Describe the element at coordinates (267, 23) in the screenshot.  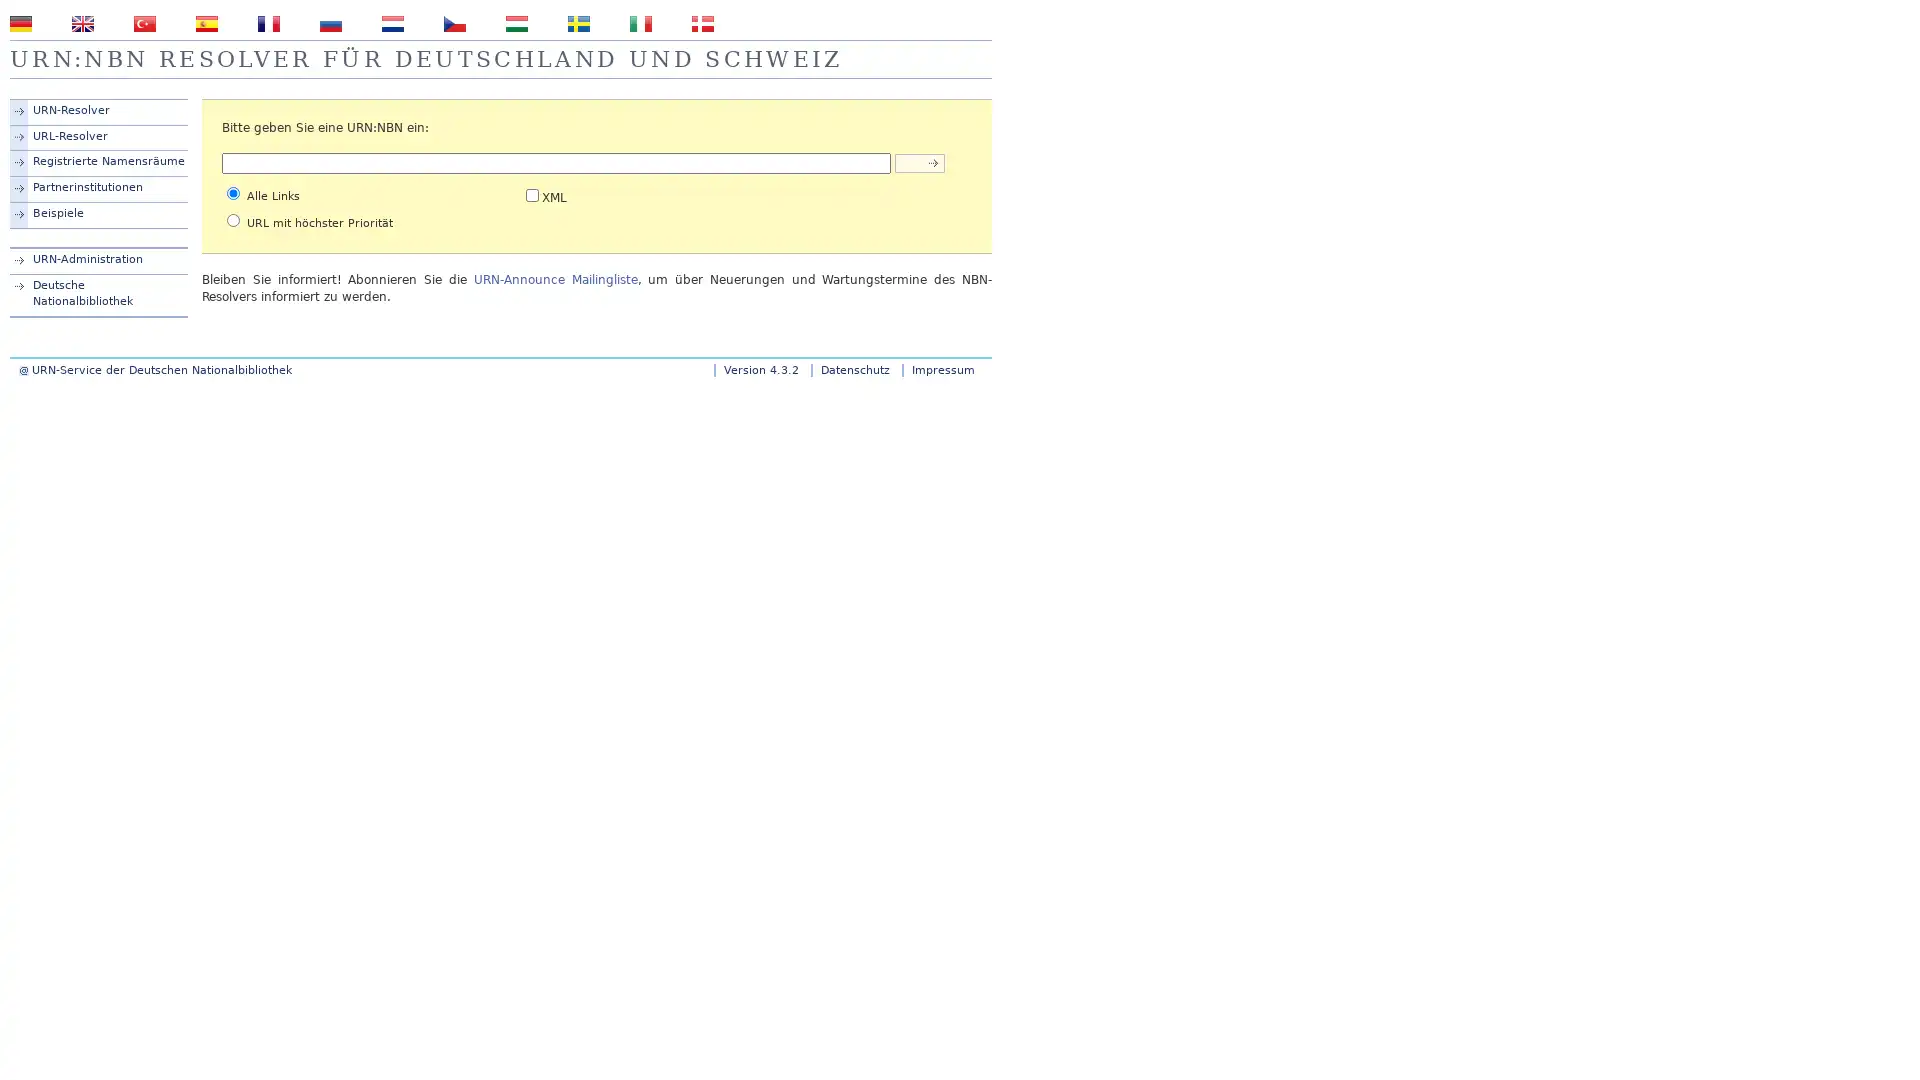
I see `fr` at that location.